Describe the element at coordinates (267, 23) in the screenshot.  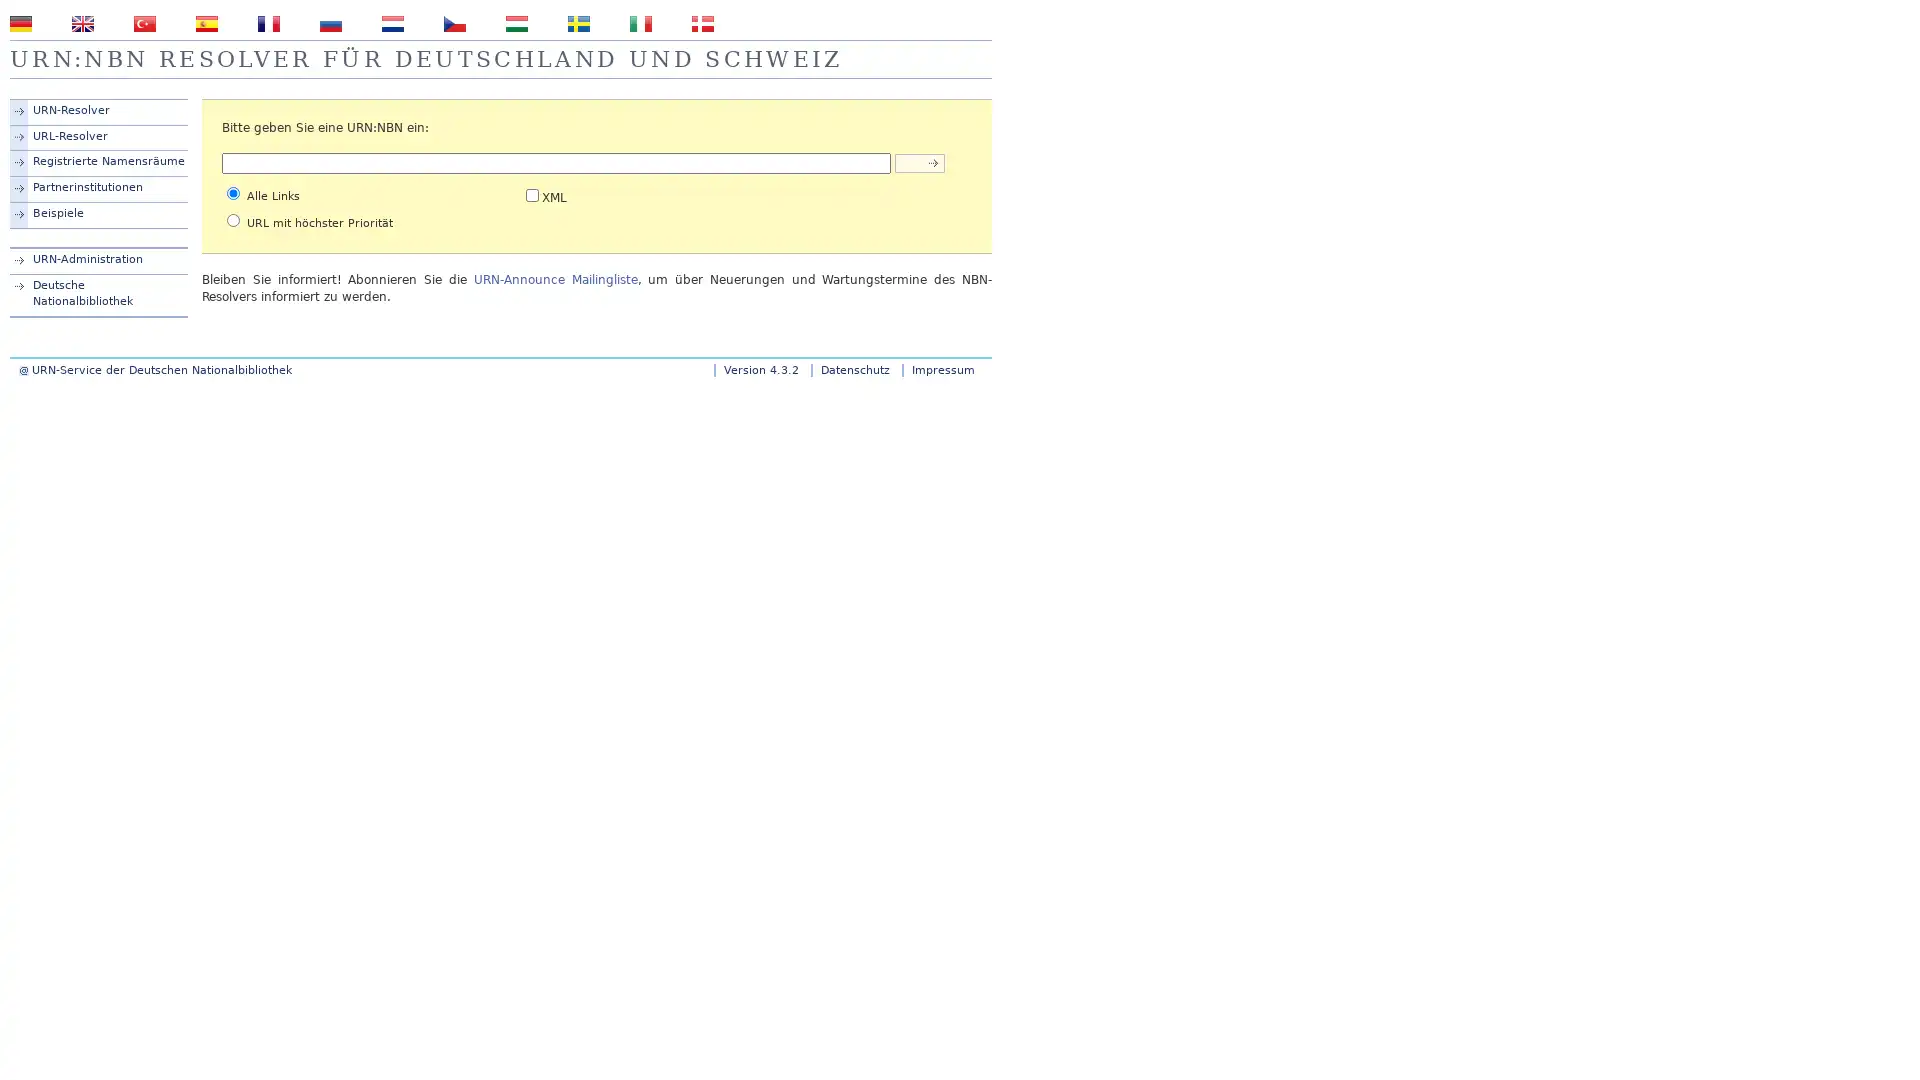
I see `fr` at that location.